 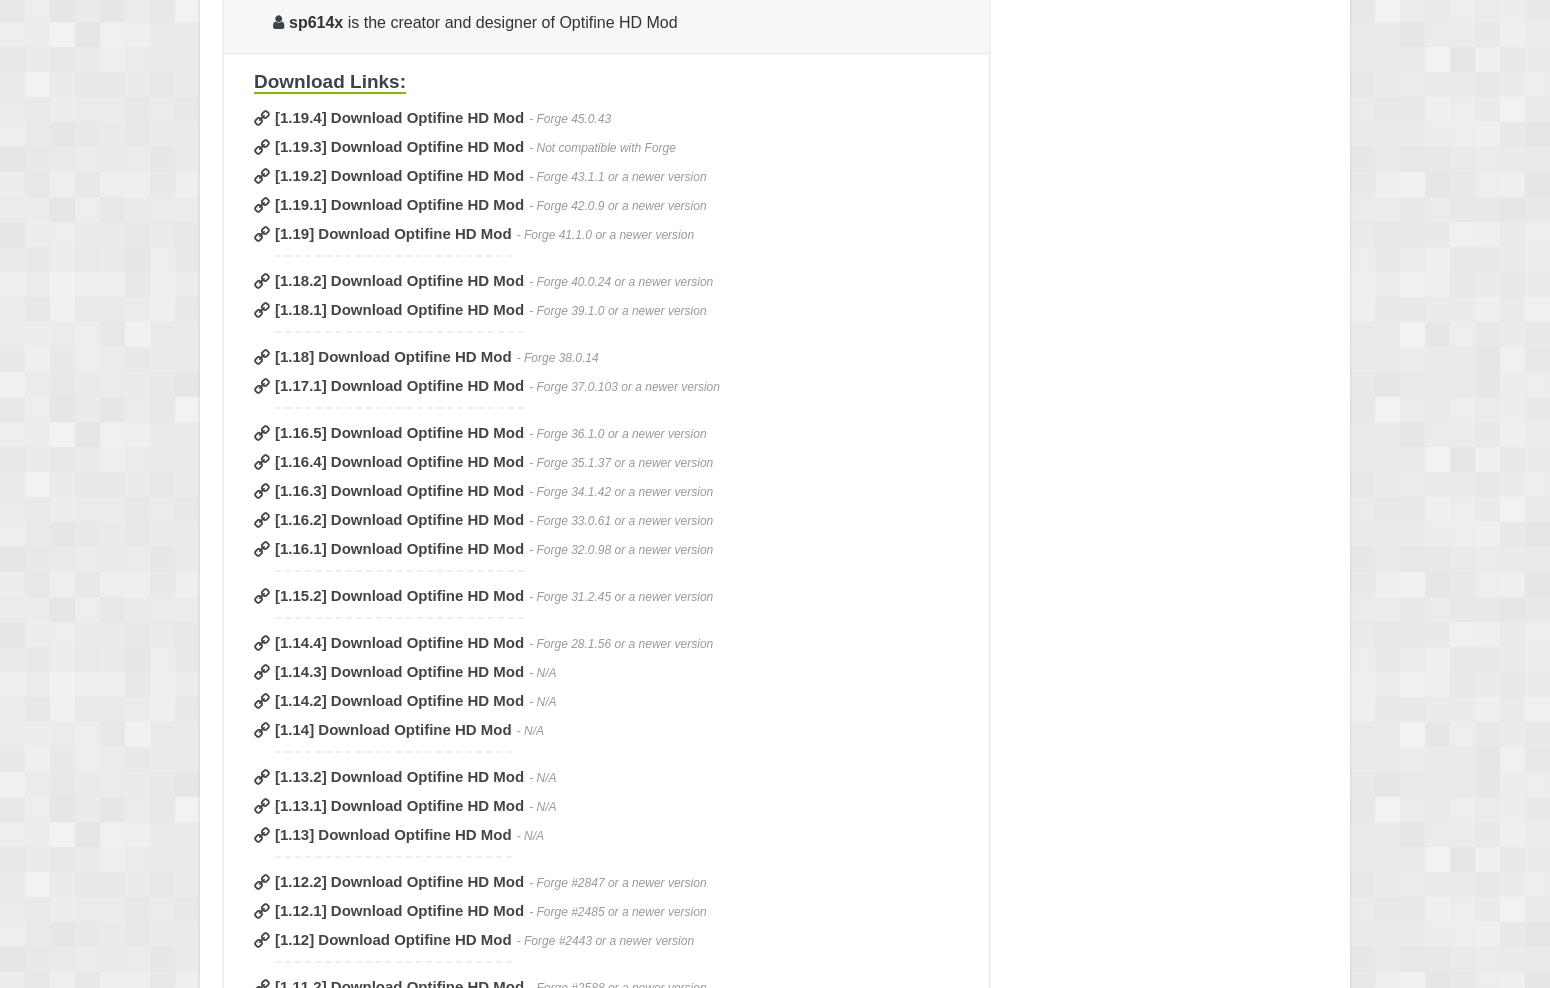 What do you see at coordinates (620, 280) in the screenshot?
I see `'- Forge 40.0.24 or a newer version'` at bounding box center [620, 280].